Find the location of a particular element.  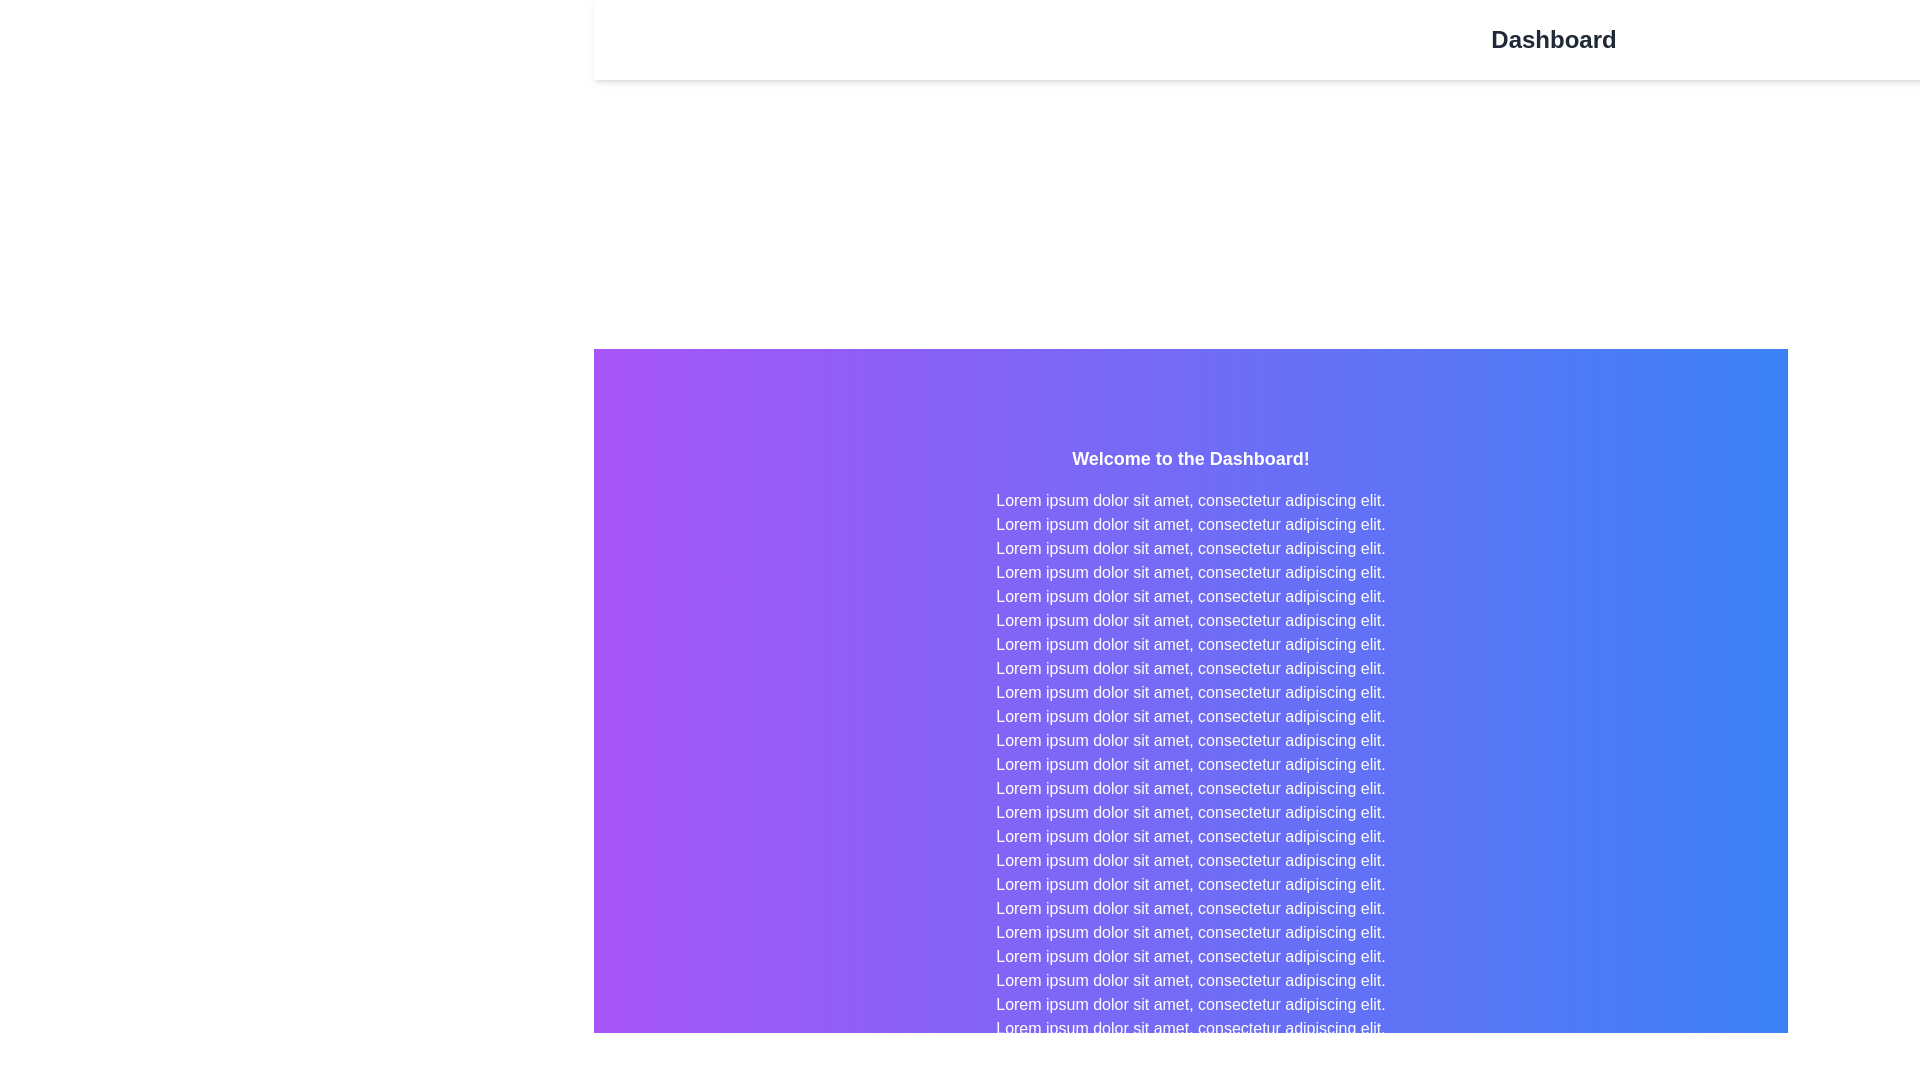

the 15th line of white static text that reads "Lorem ipsum dolor sit amet, consectetur adipiscing elit." displayed against a gradient background transitioning from purple to blue is located at coordinates (1190, 813).